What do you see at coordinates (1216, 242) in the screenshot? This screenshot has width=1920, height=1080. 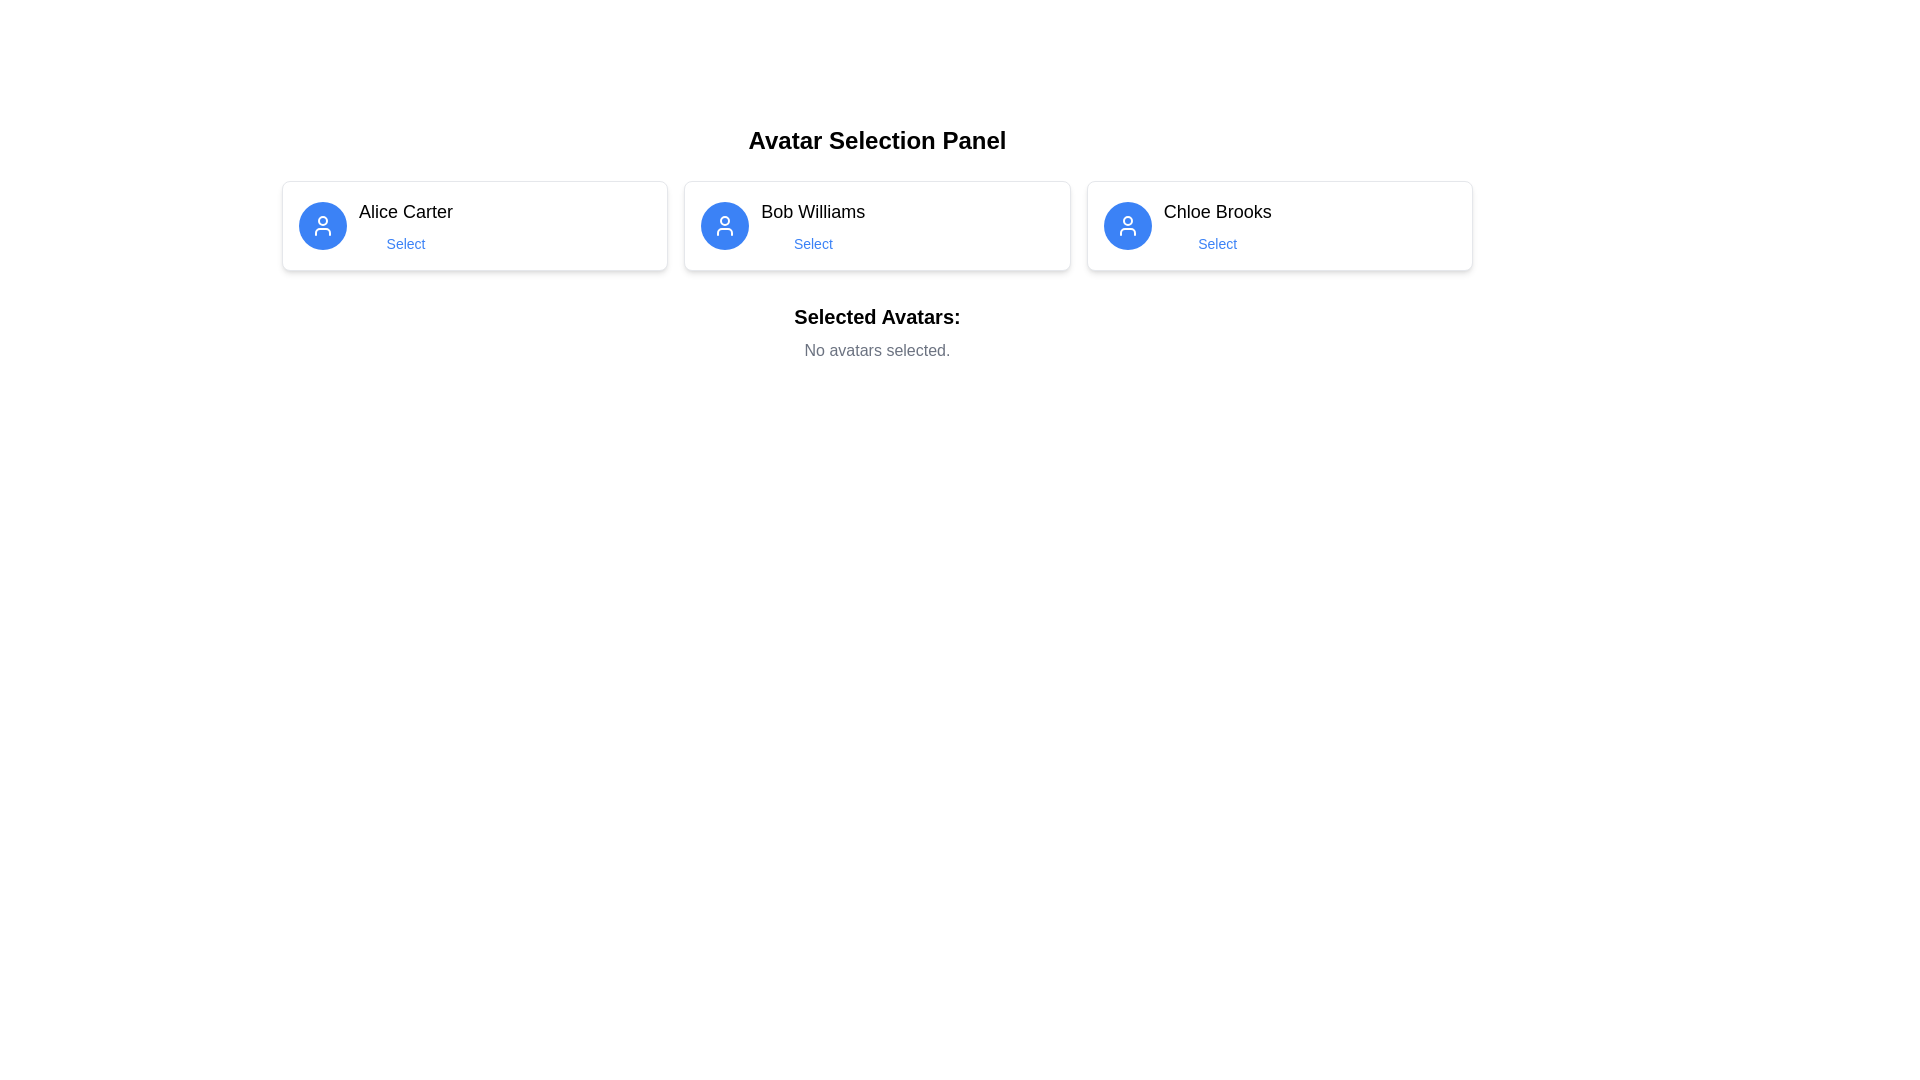 I see `the 'Select' button styled in blue and underlined within the user card for 'Chloe Brooks'` at bounding box center [1216, 242].